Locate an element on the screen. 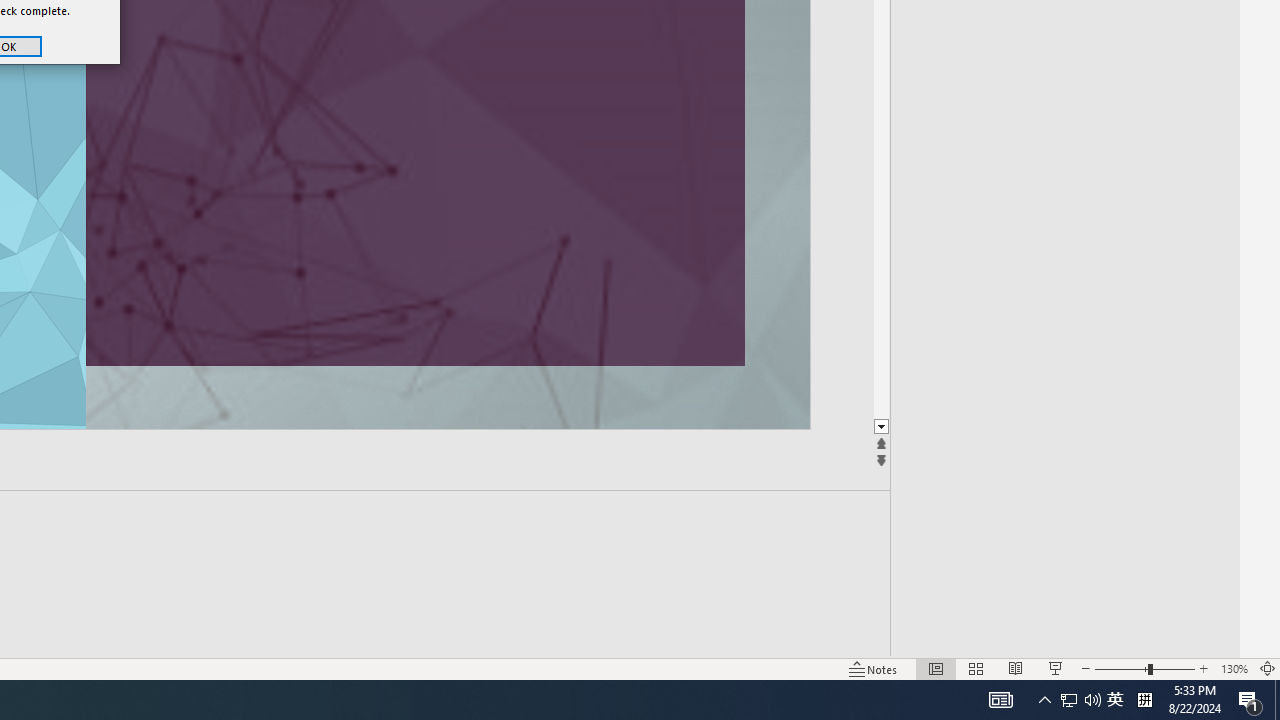 The height and width of the screenshot is (720, 1280). 'Zoom 130%' is located at coordinates (1233, 669).